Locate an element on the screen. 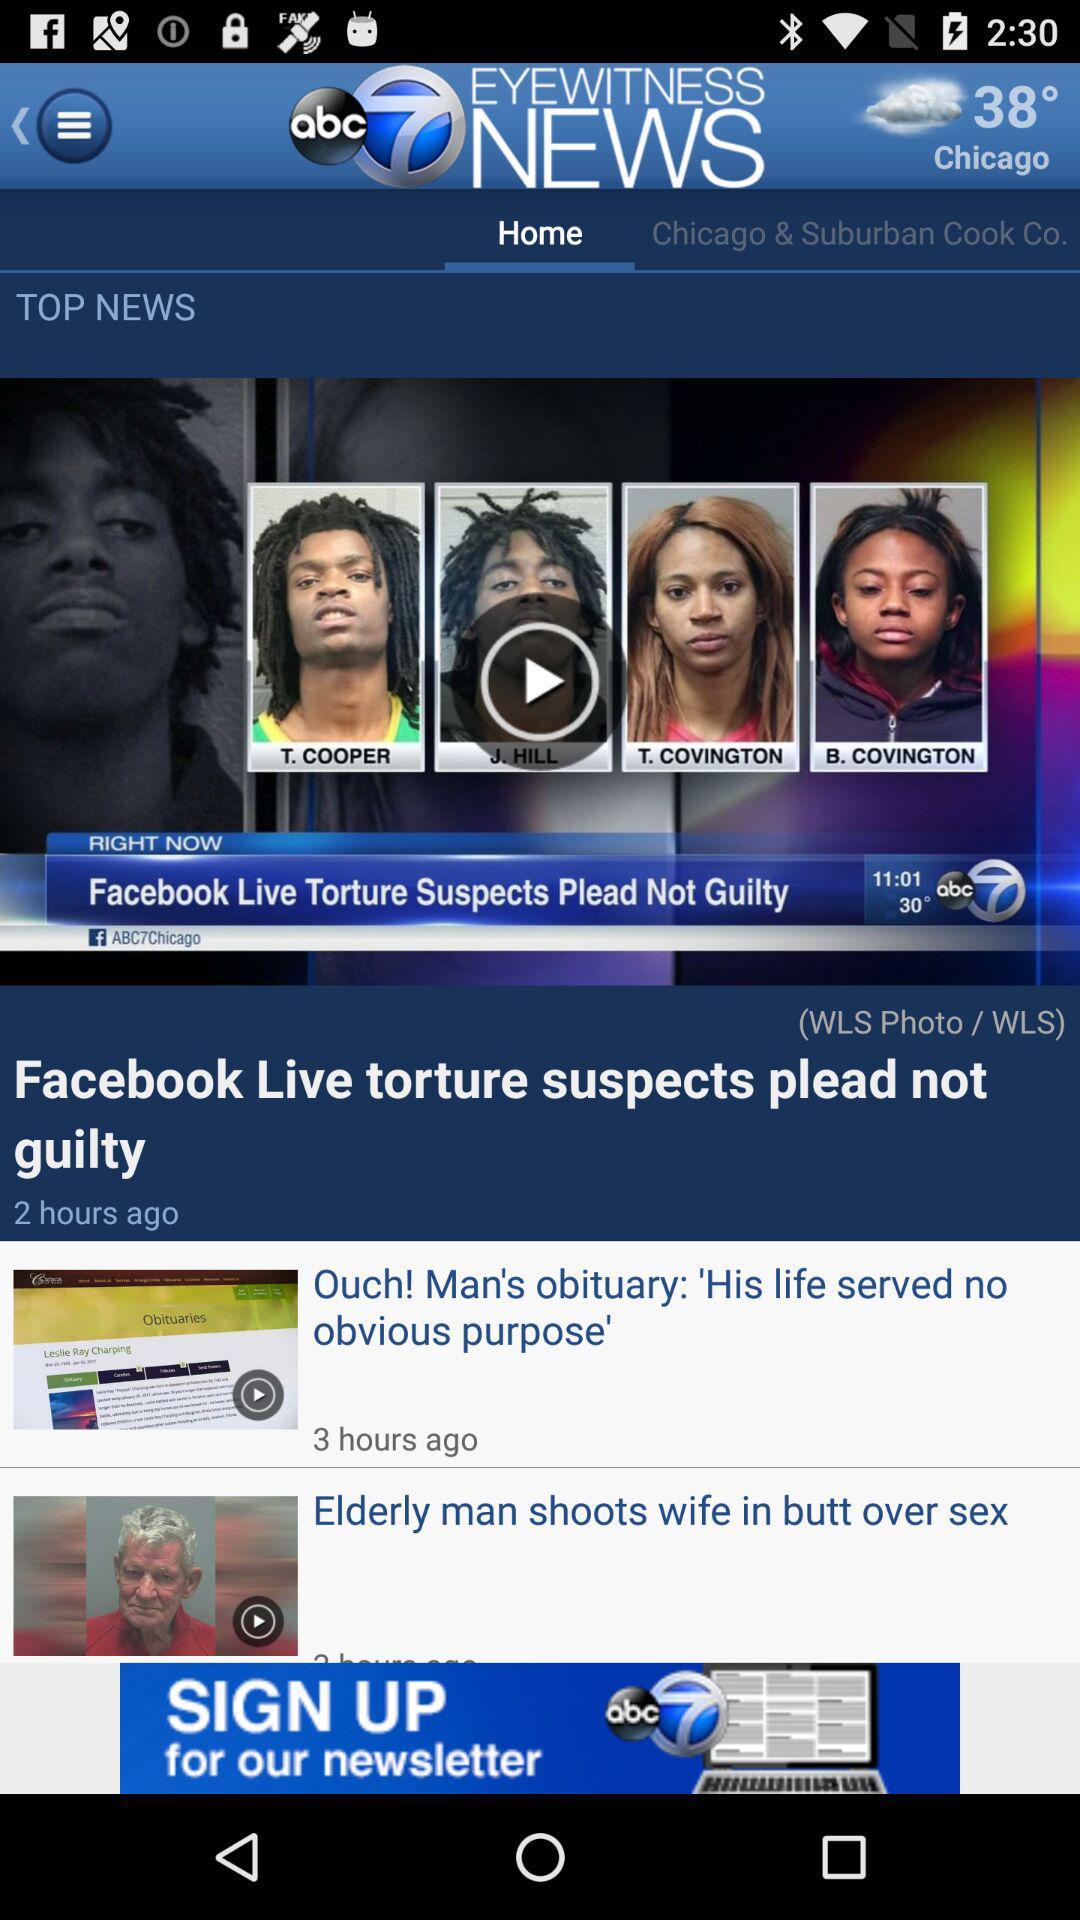 The height and width of the screenshot is (1920, 1080). the play symbol beside elderly man shoots wife in butt over sex is located at coordinates (257, 1614).